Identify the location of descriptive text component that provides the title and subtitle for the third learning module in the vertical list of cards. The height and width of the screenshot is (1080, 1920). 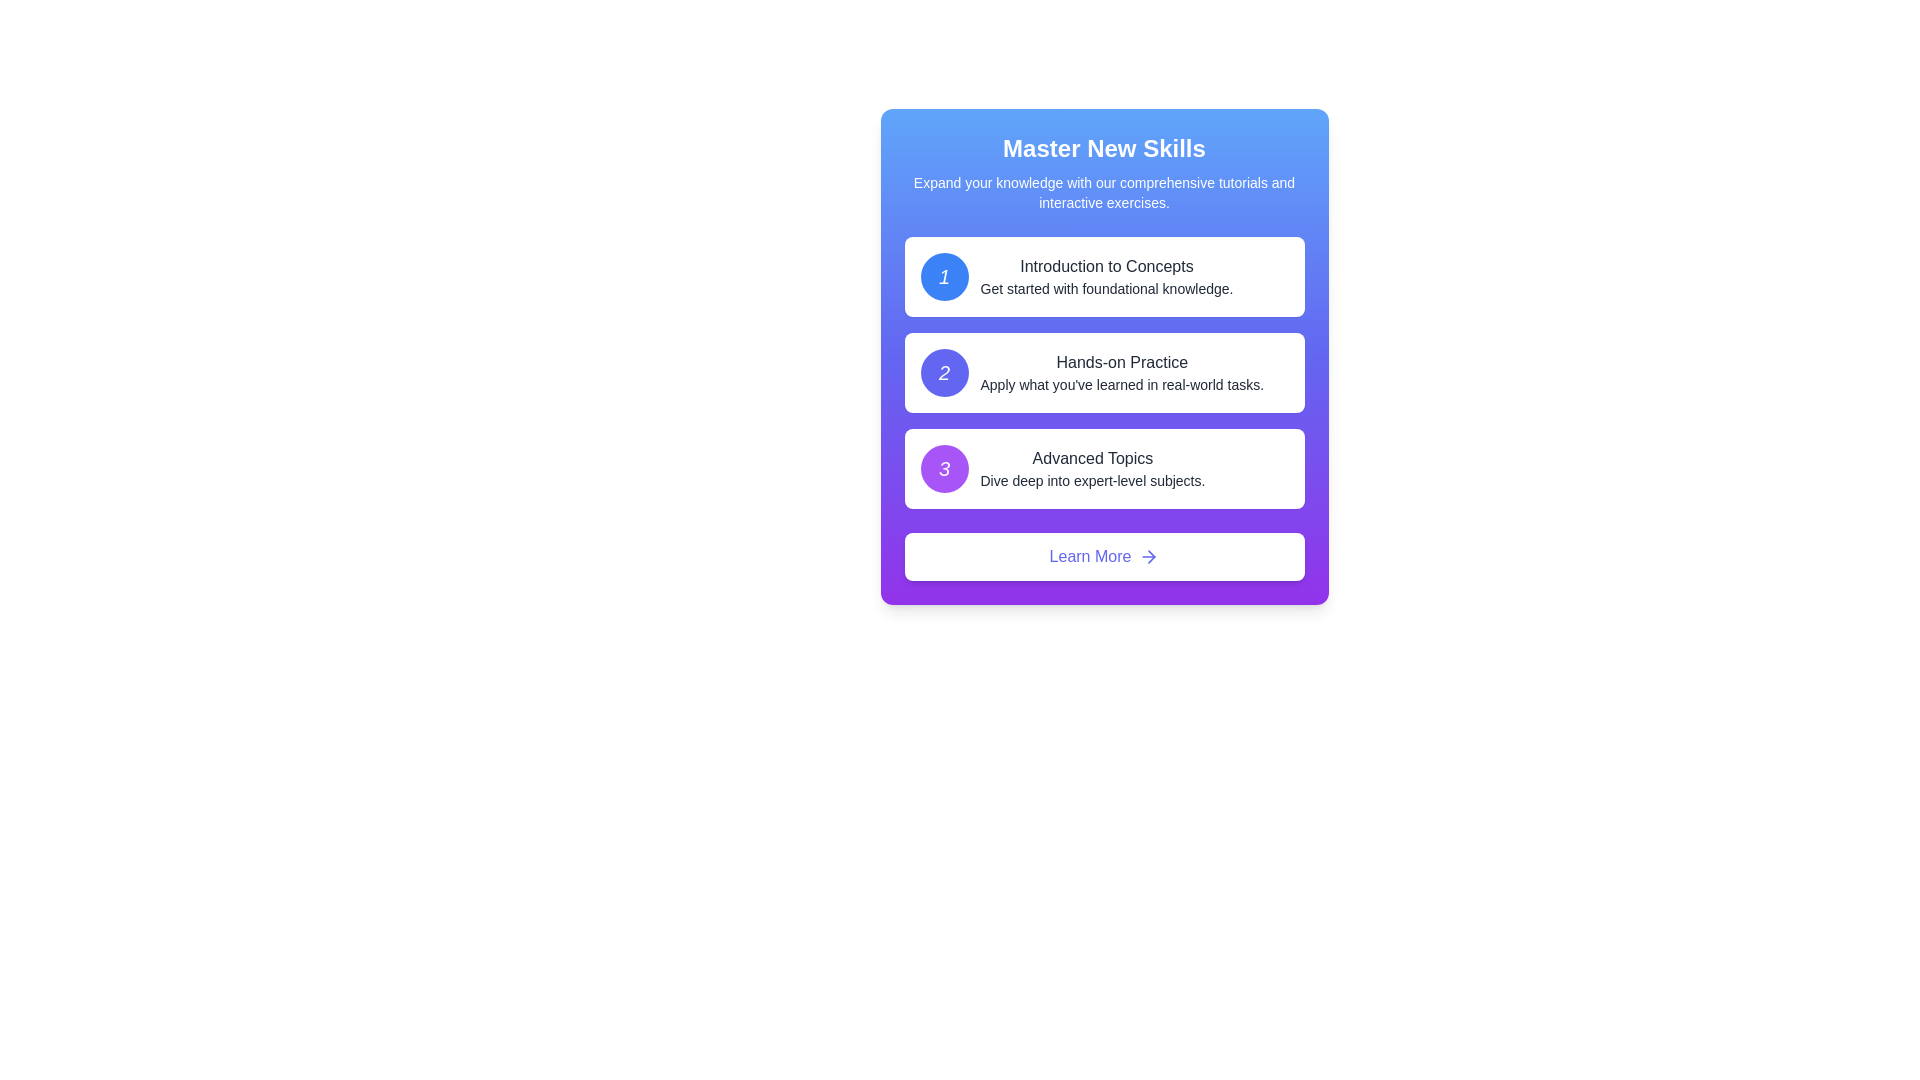
(1091, 469).